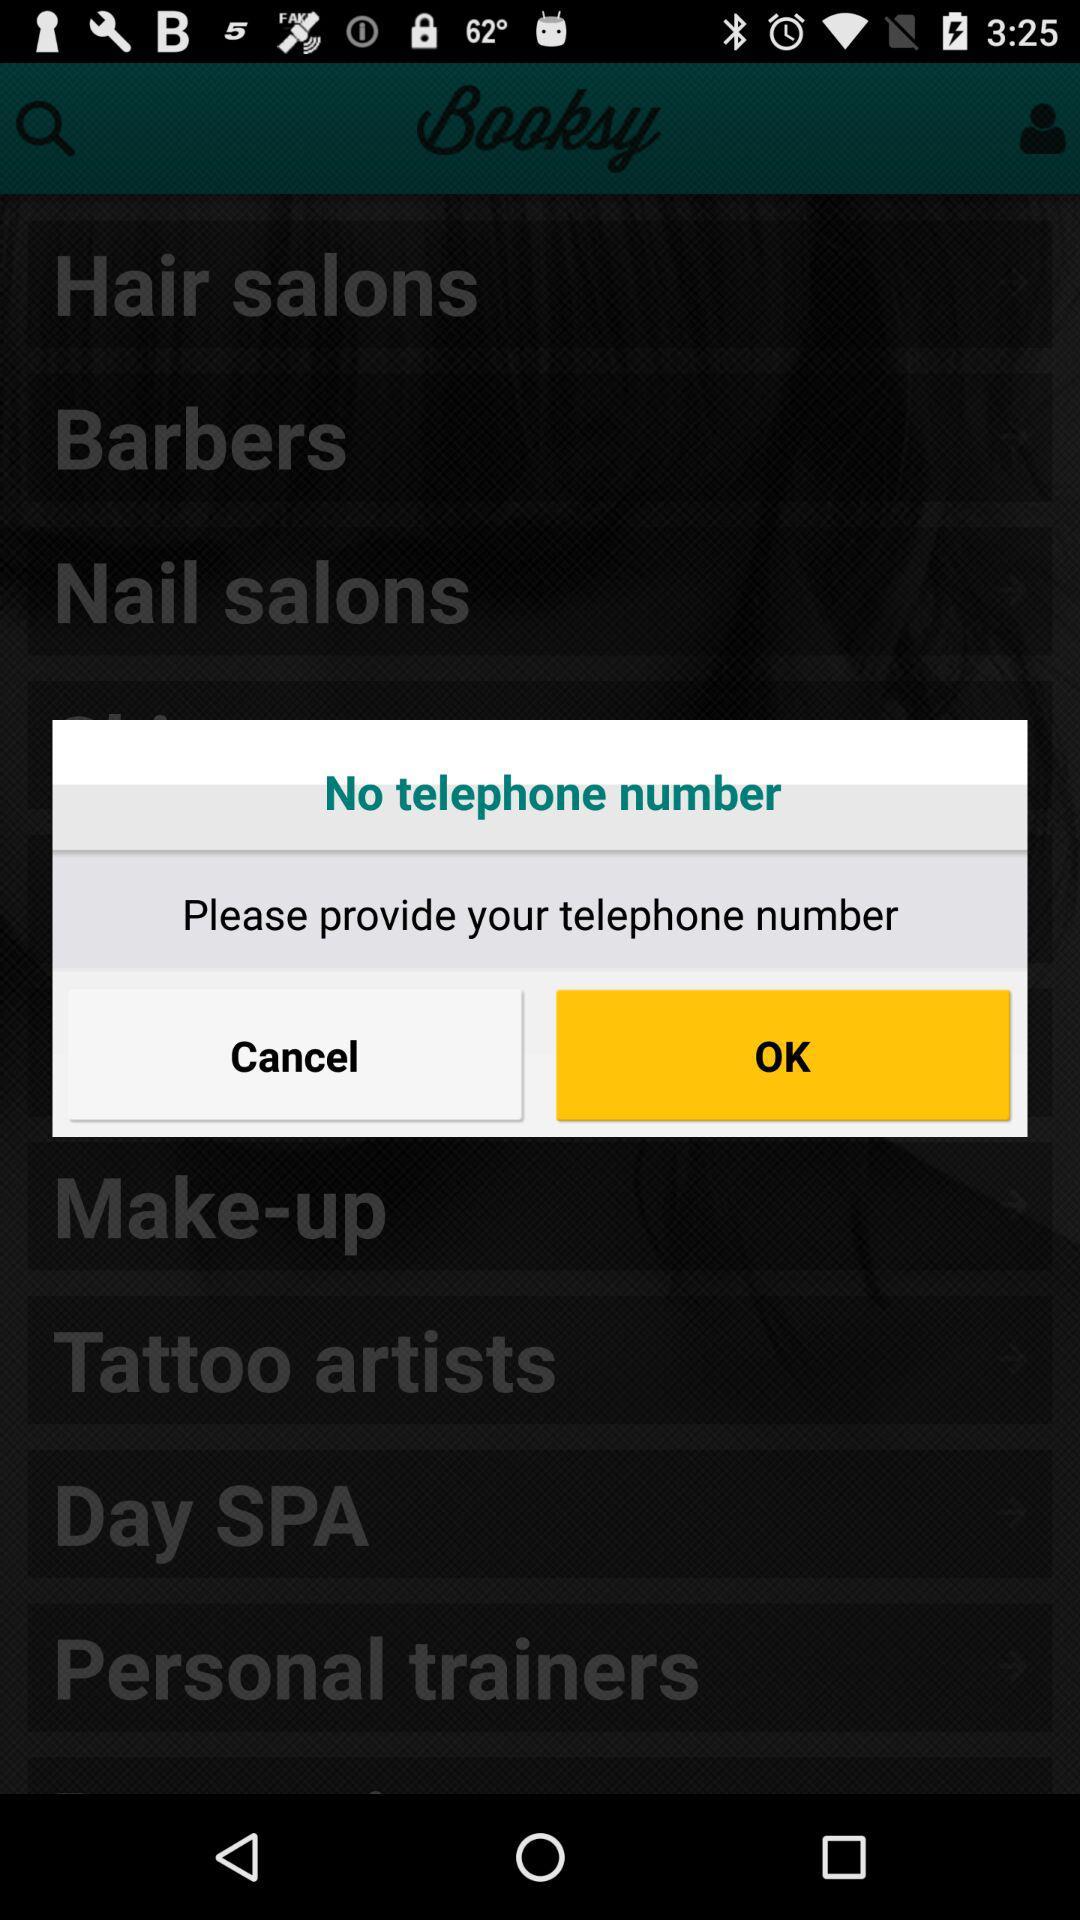 The image size is (1080, 1920). I want to click on the button next to ok, so click(296, 1054).